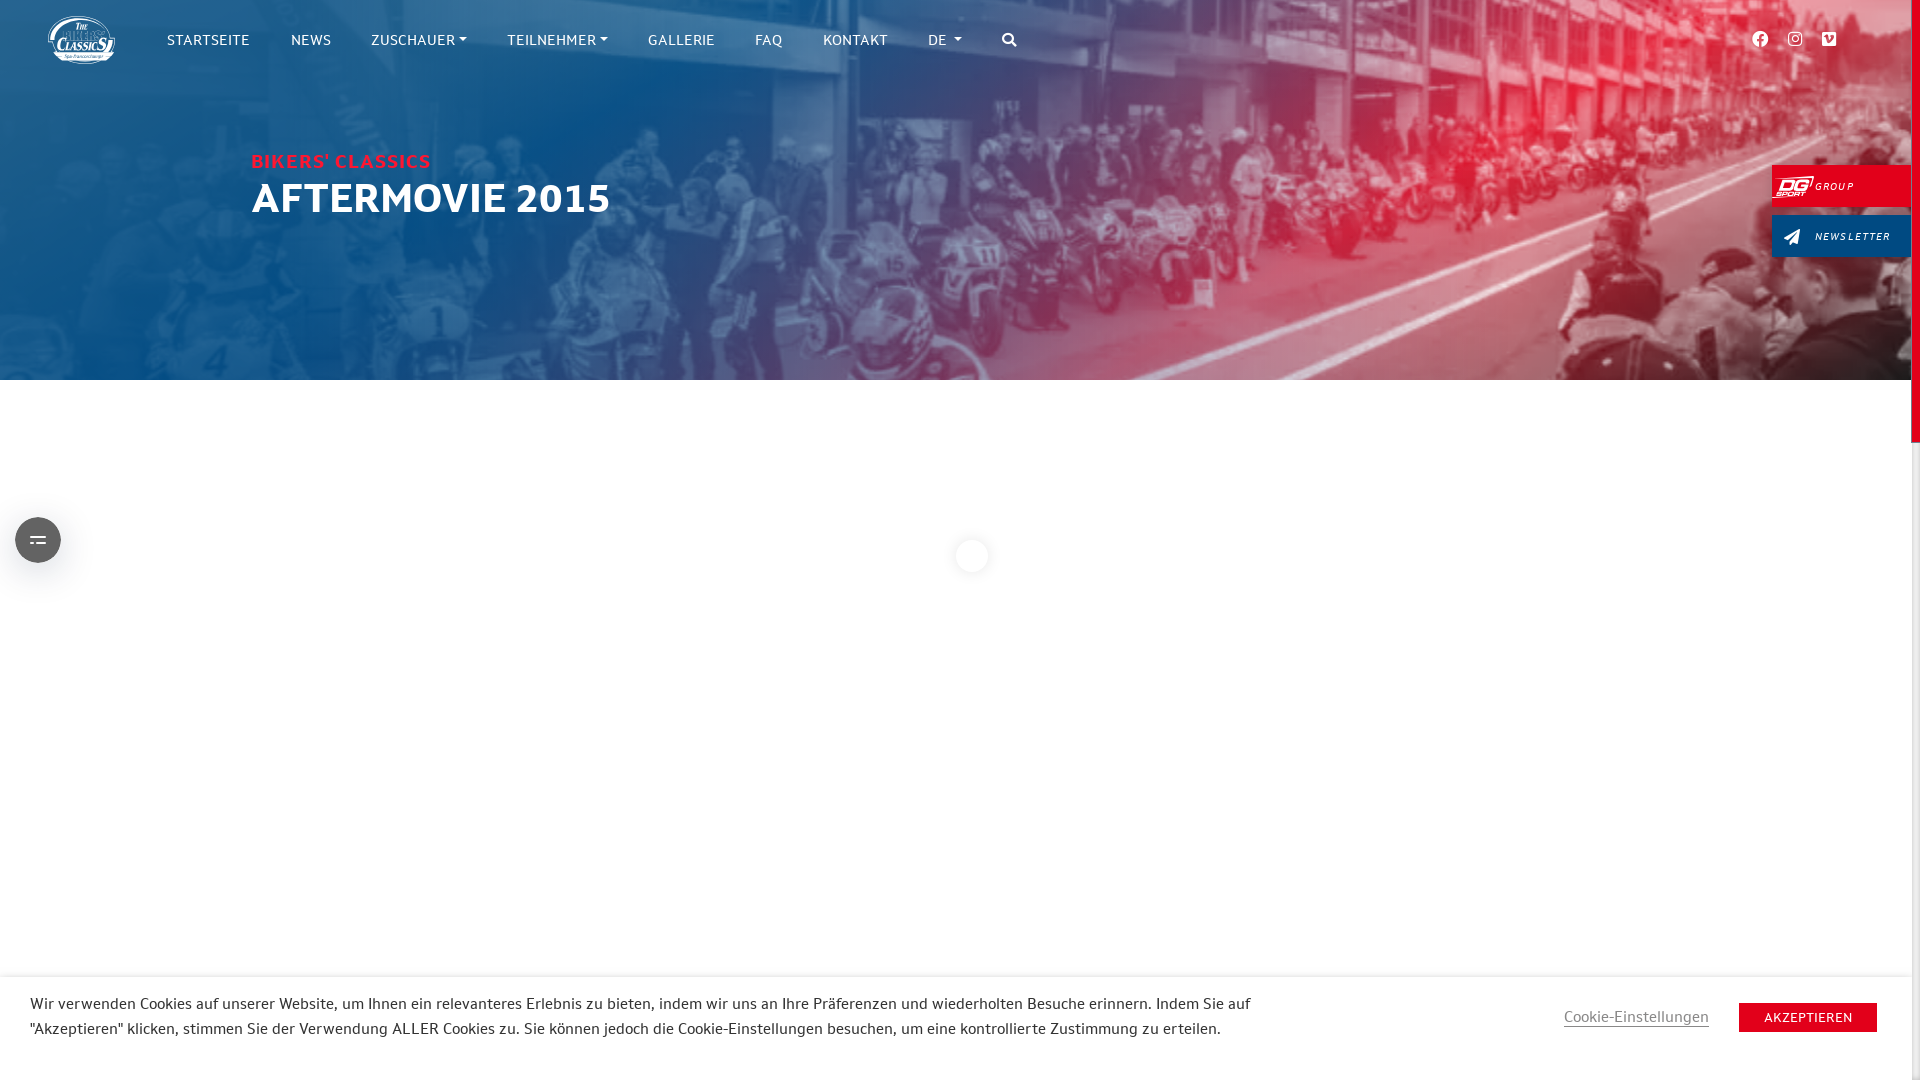 The width and height of the screenshot is (1920, 1080). What do you see at coordinates (1636, 1017) in the screenshot?
I see `'Cookie-Einstellungen'` at bounding box center [1636, 1017].